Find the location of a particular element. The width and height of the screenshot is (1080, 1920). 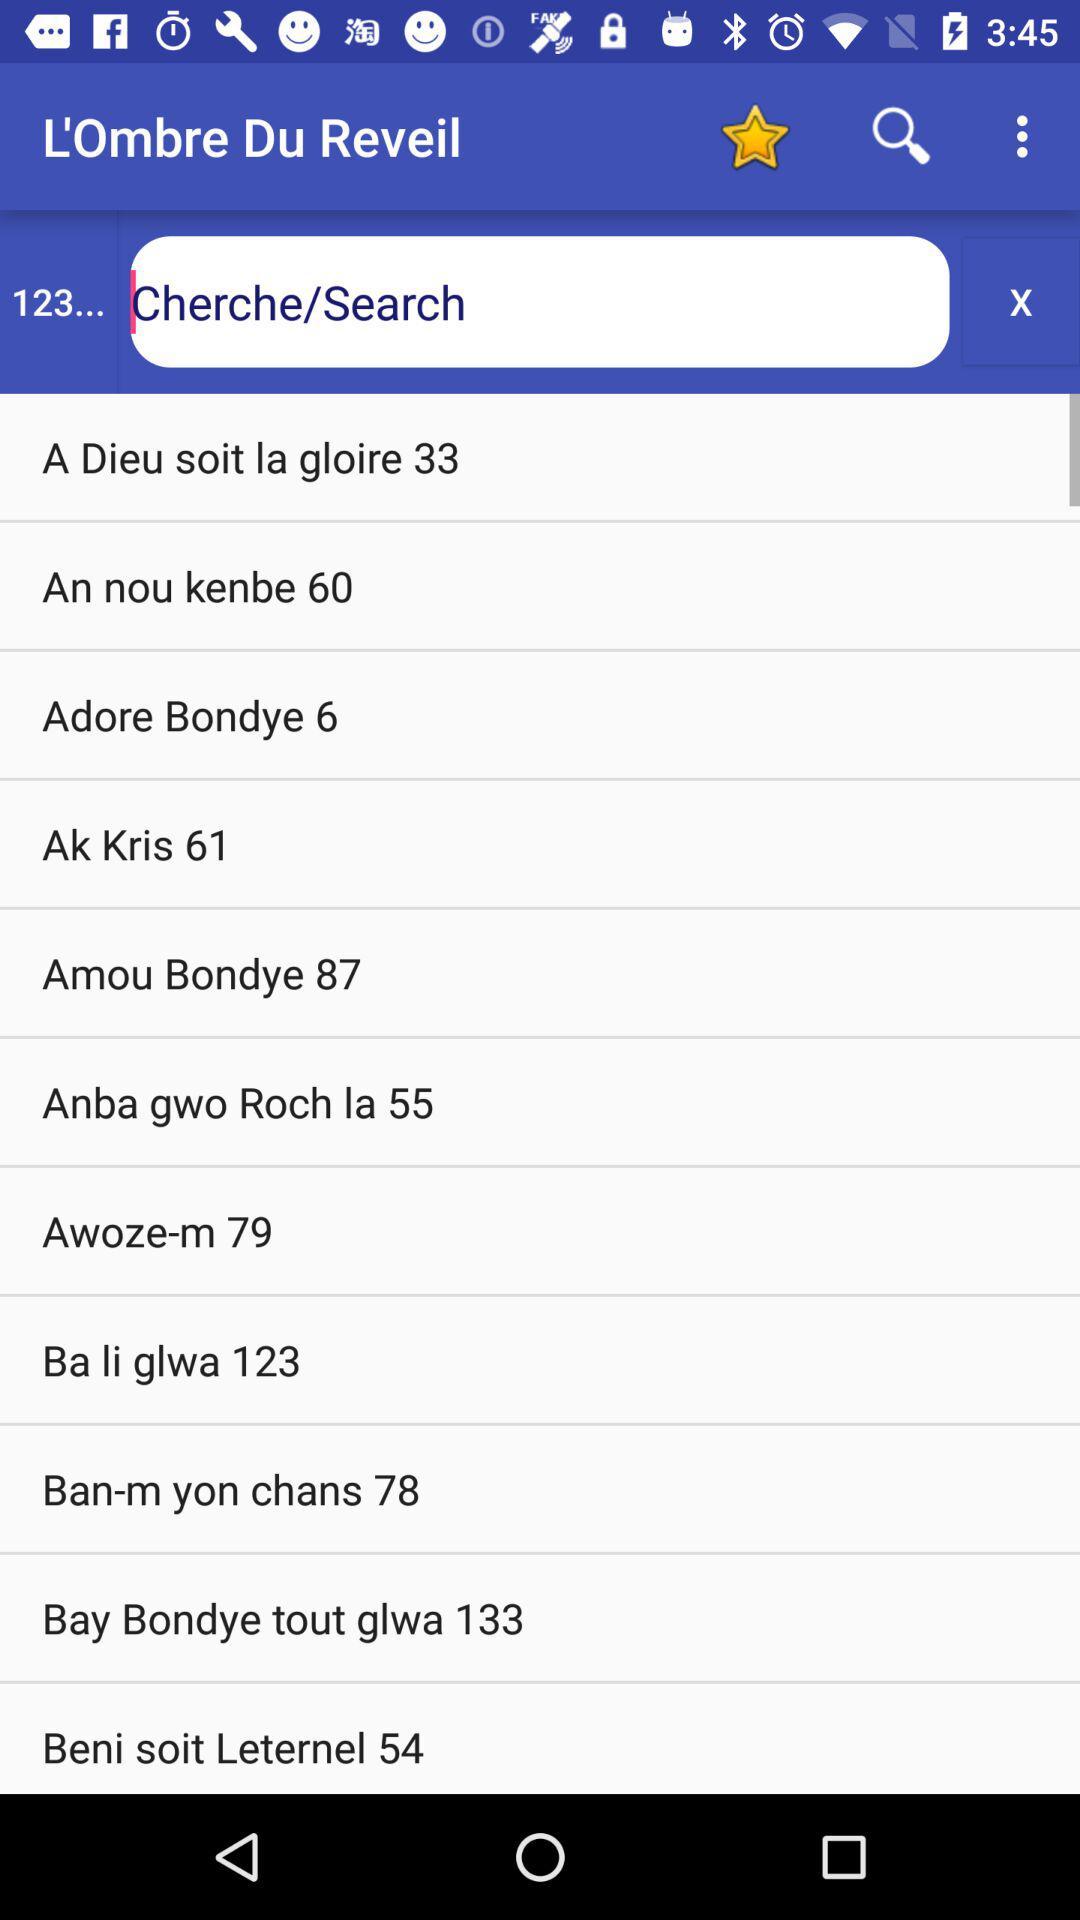

x is located at coordinates (1021, 300).